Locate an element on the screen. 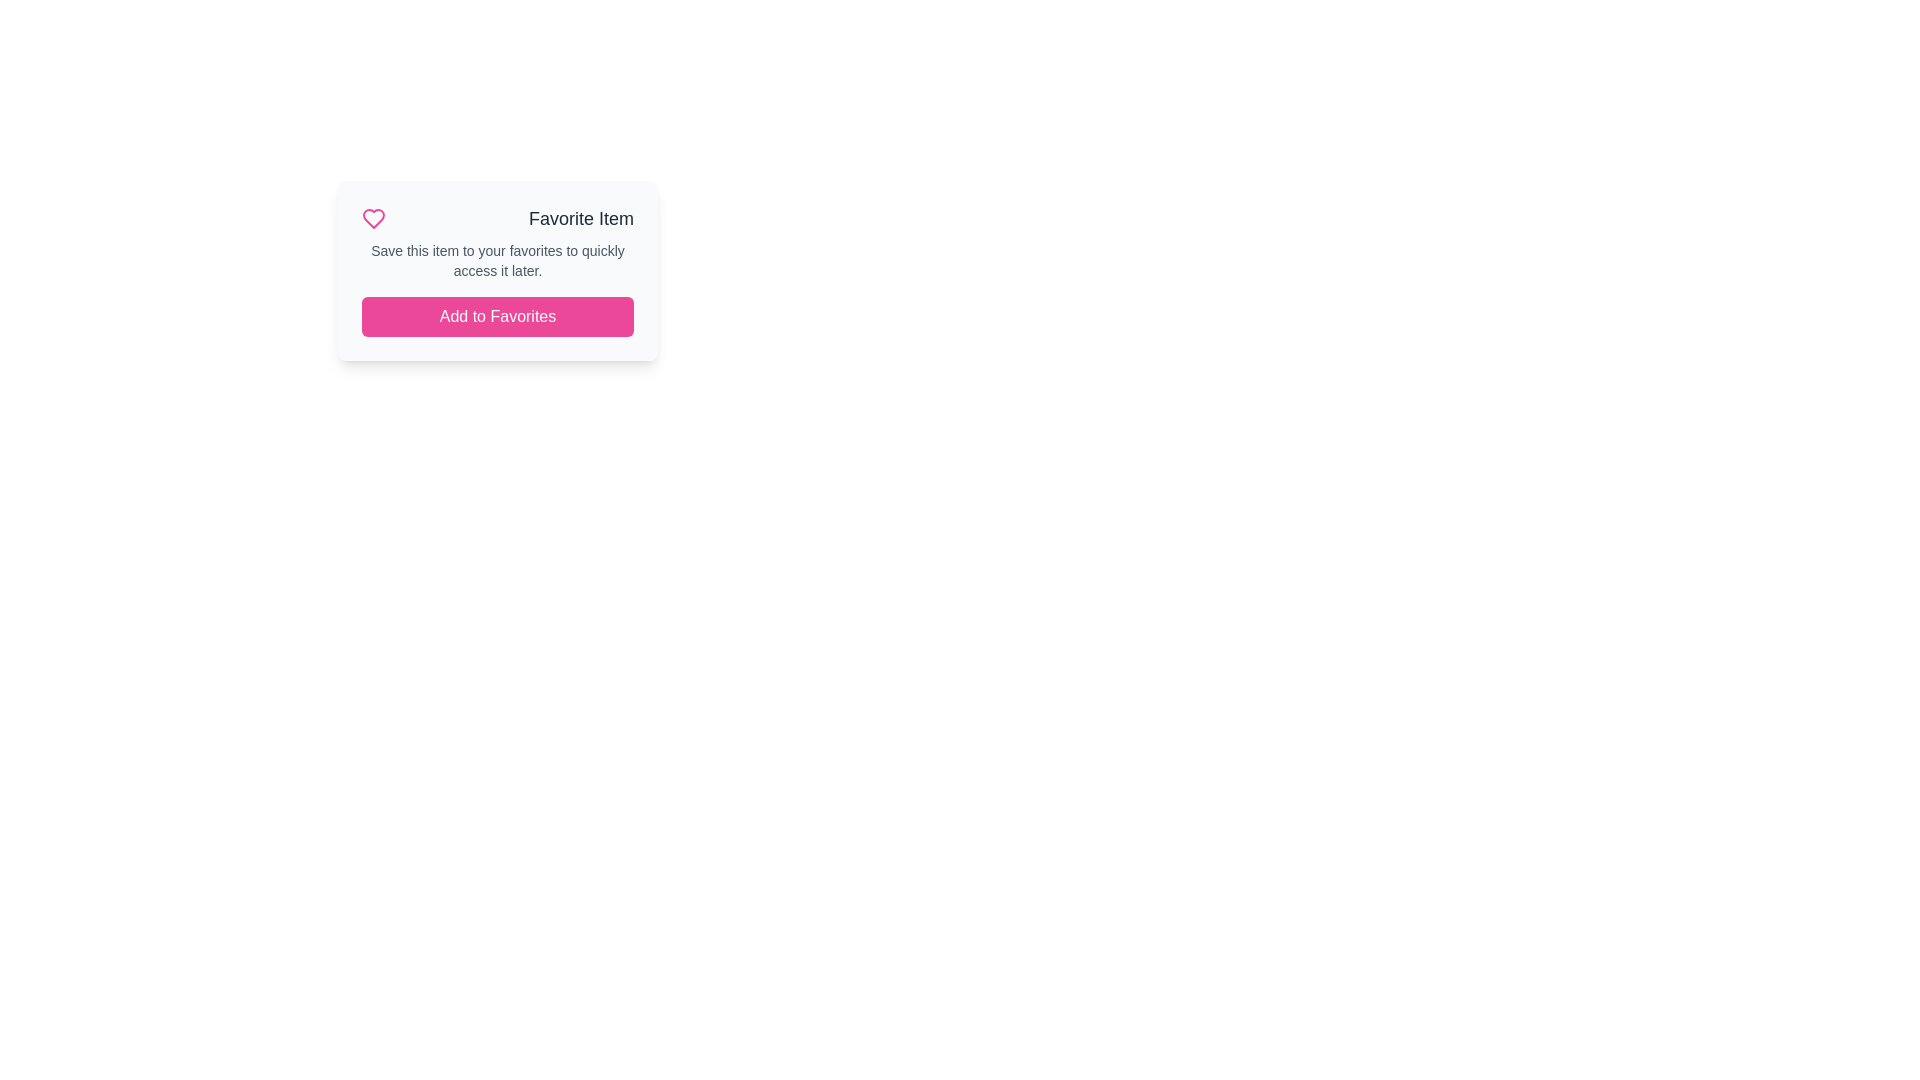  the 'Favorite Item' text label, which is styled with a gray font and positioned to the right of a heart icon within a card-like UI component is located at coordinates (580, 219).